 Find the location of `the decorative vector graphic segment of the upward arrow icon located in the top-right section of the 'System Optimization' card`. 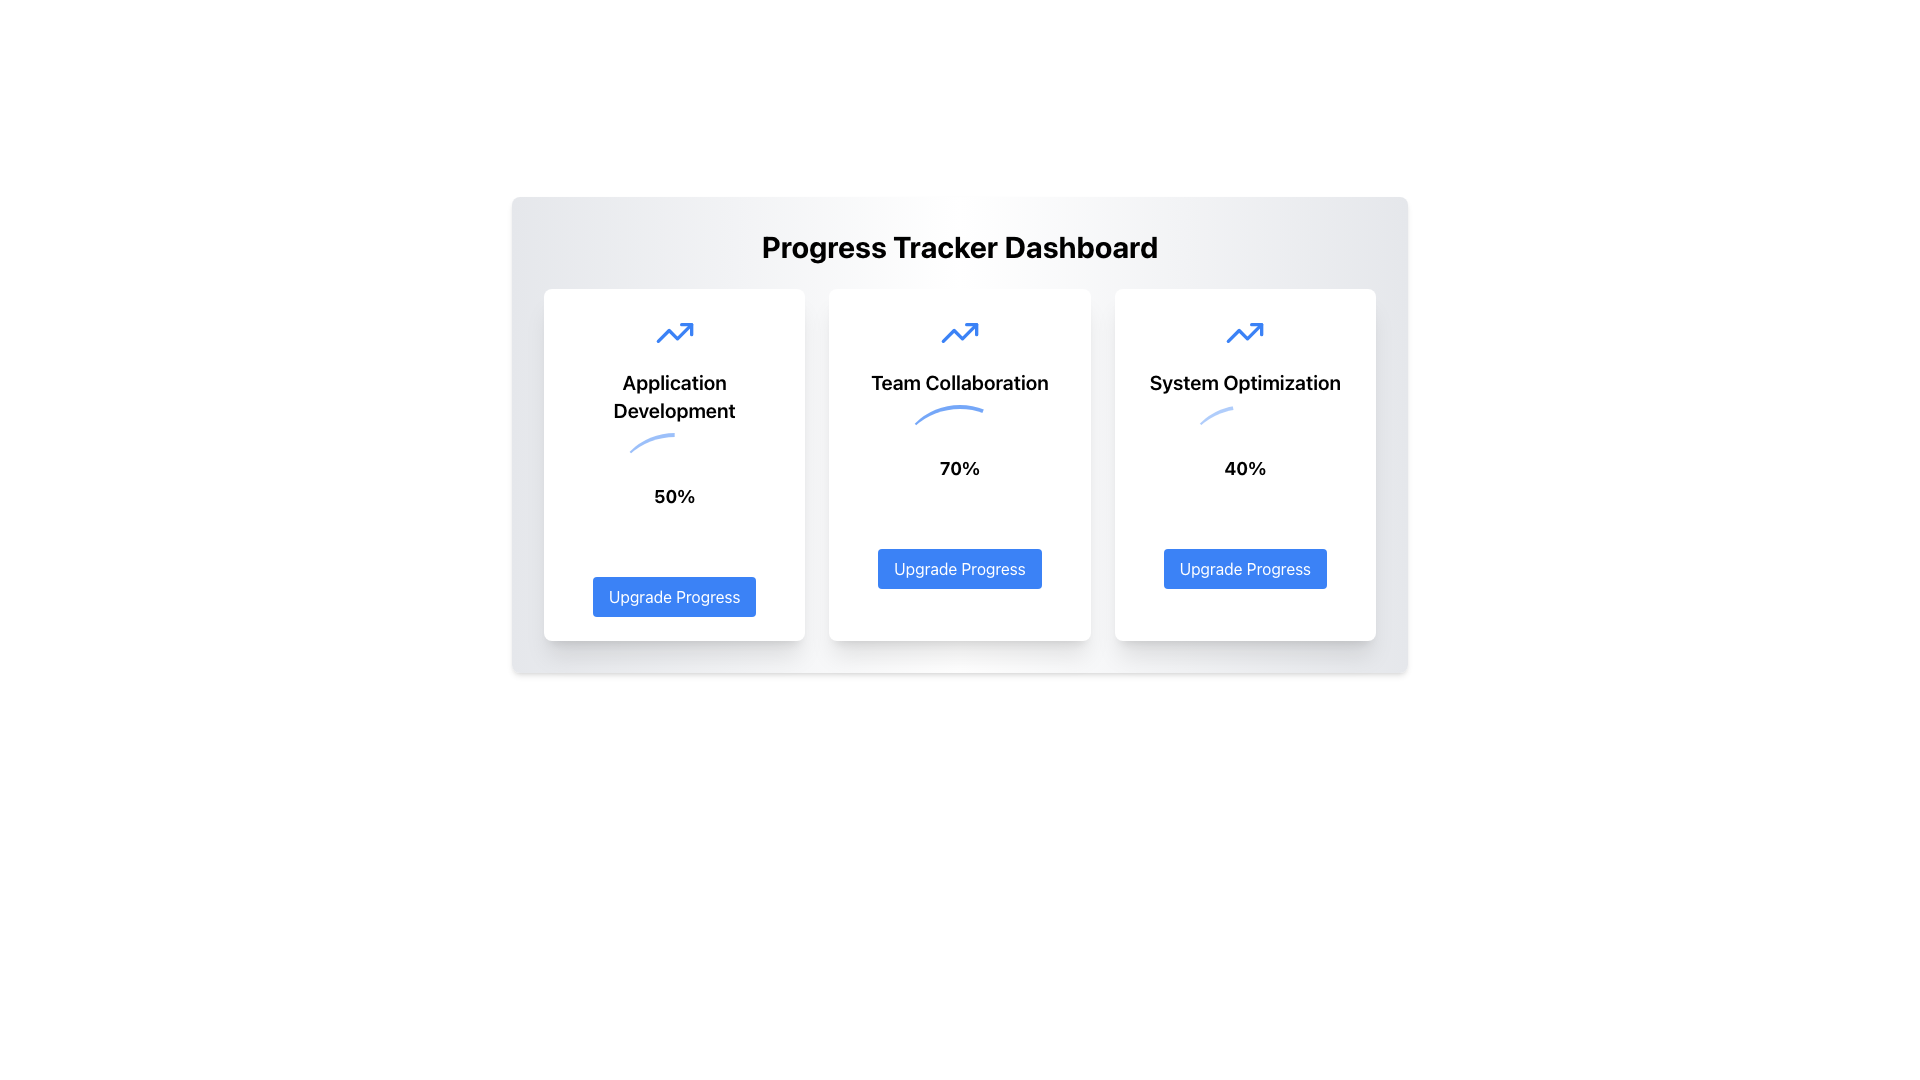

the decorative vector graphic segment of the upward arrow icon located in the top-right section of the 'System Optimization' card is located at coordinates (1256, 328).